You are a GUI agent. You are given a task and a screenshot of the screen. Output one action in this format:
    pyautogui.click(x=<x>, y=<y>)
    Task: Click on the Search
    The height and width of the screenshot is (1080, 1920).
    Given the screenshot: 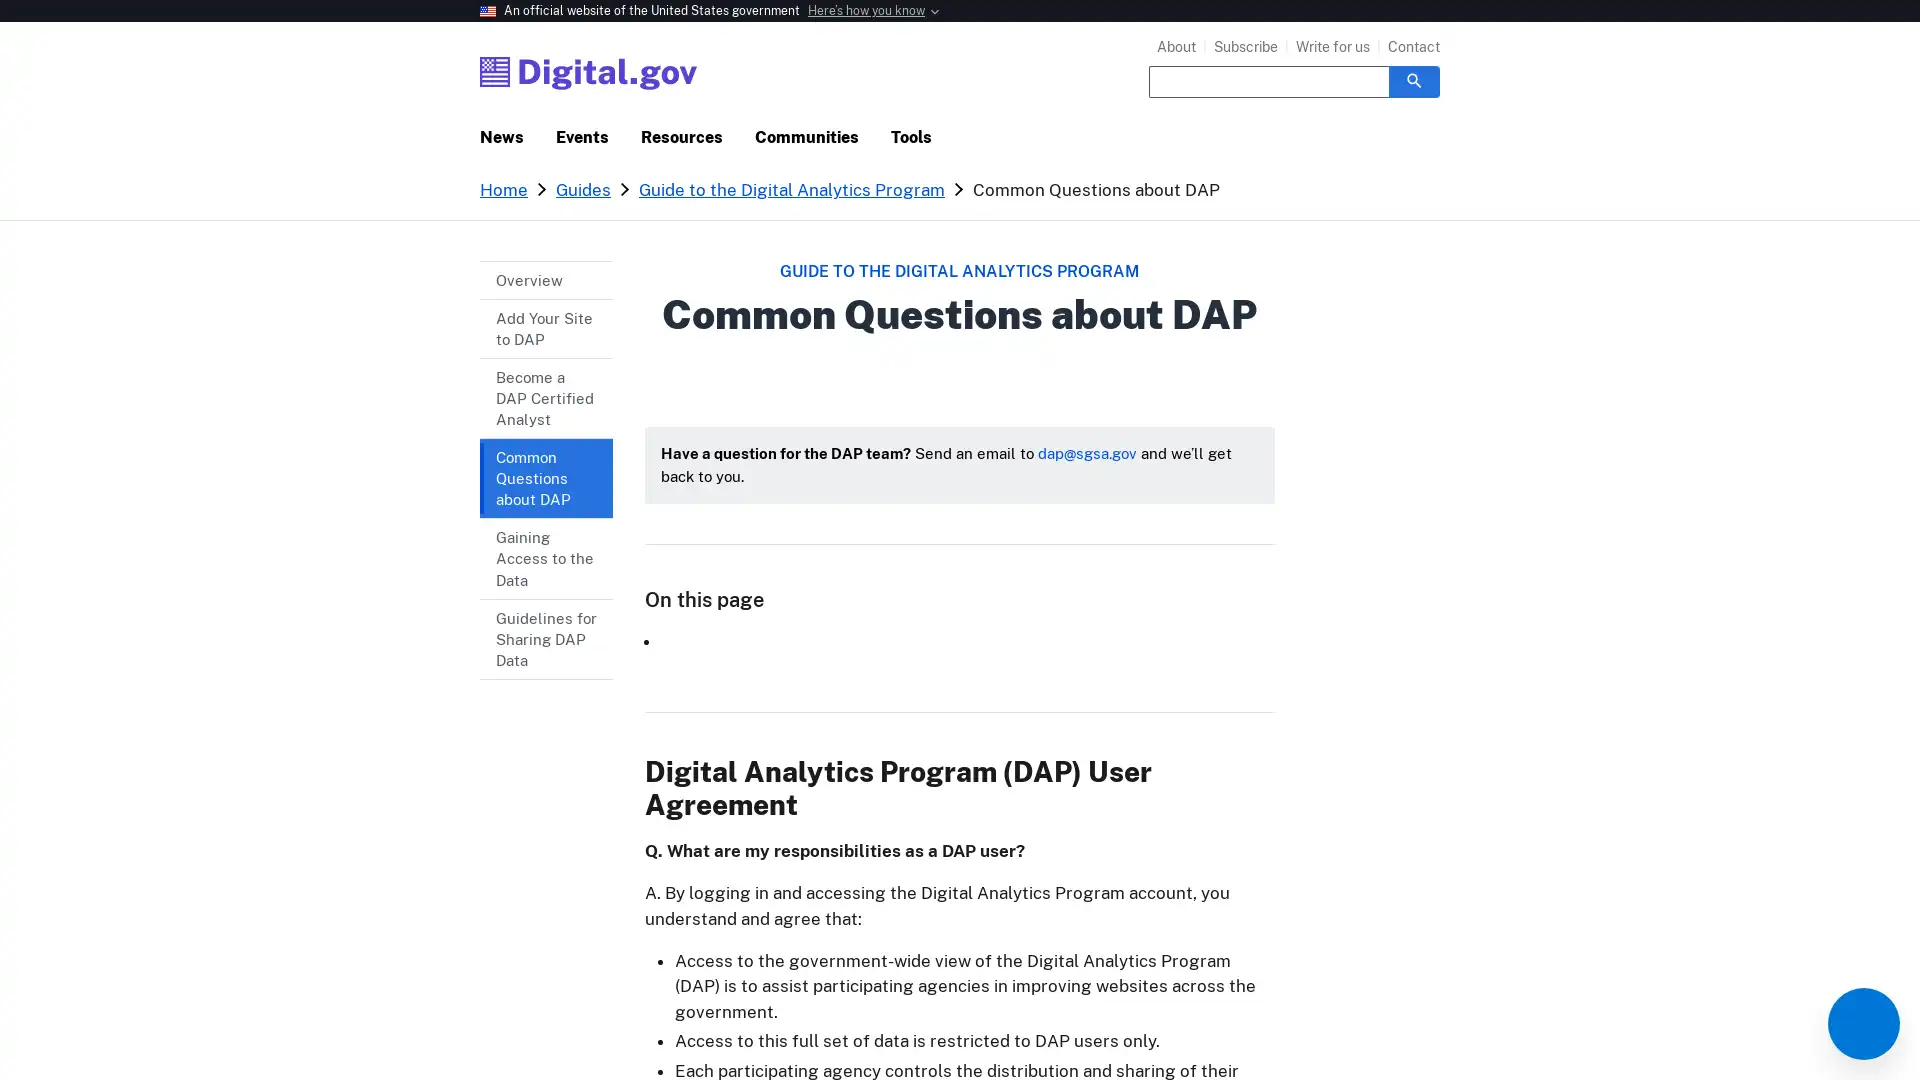 What is the action you would take?
    pyautogui.click(x=1413, y=80)
    